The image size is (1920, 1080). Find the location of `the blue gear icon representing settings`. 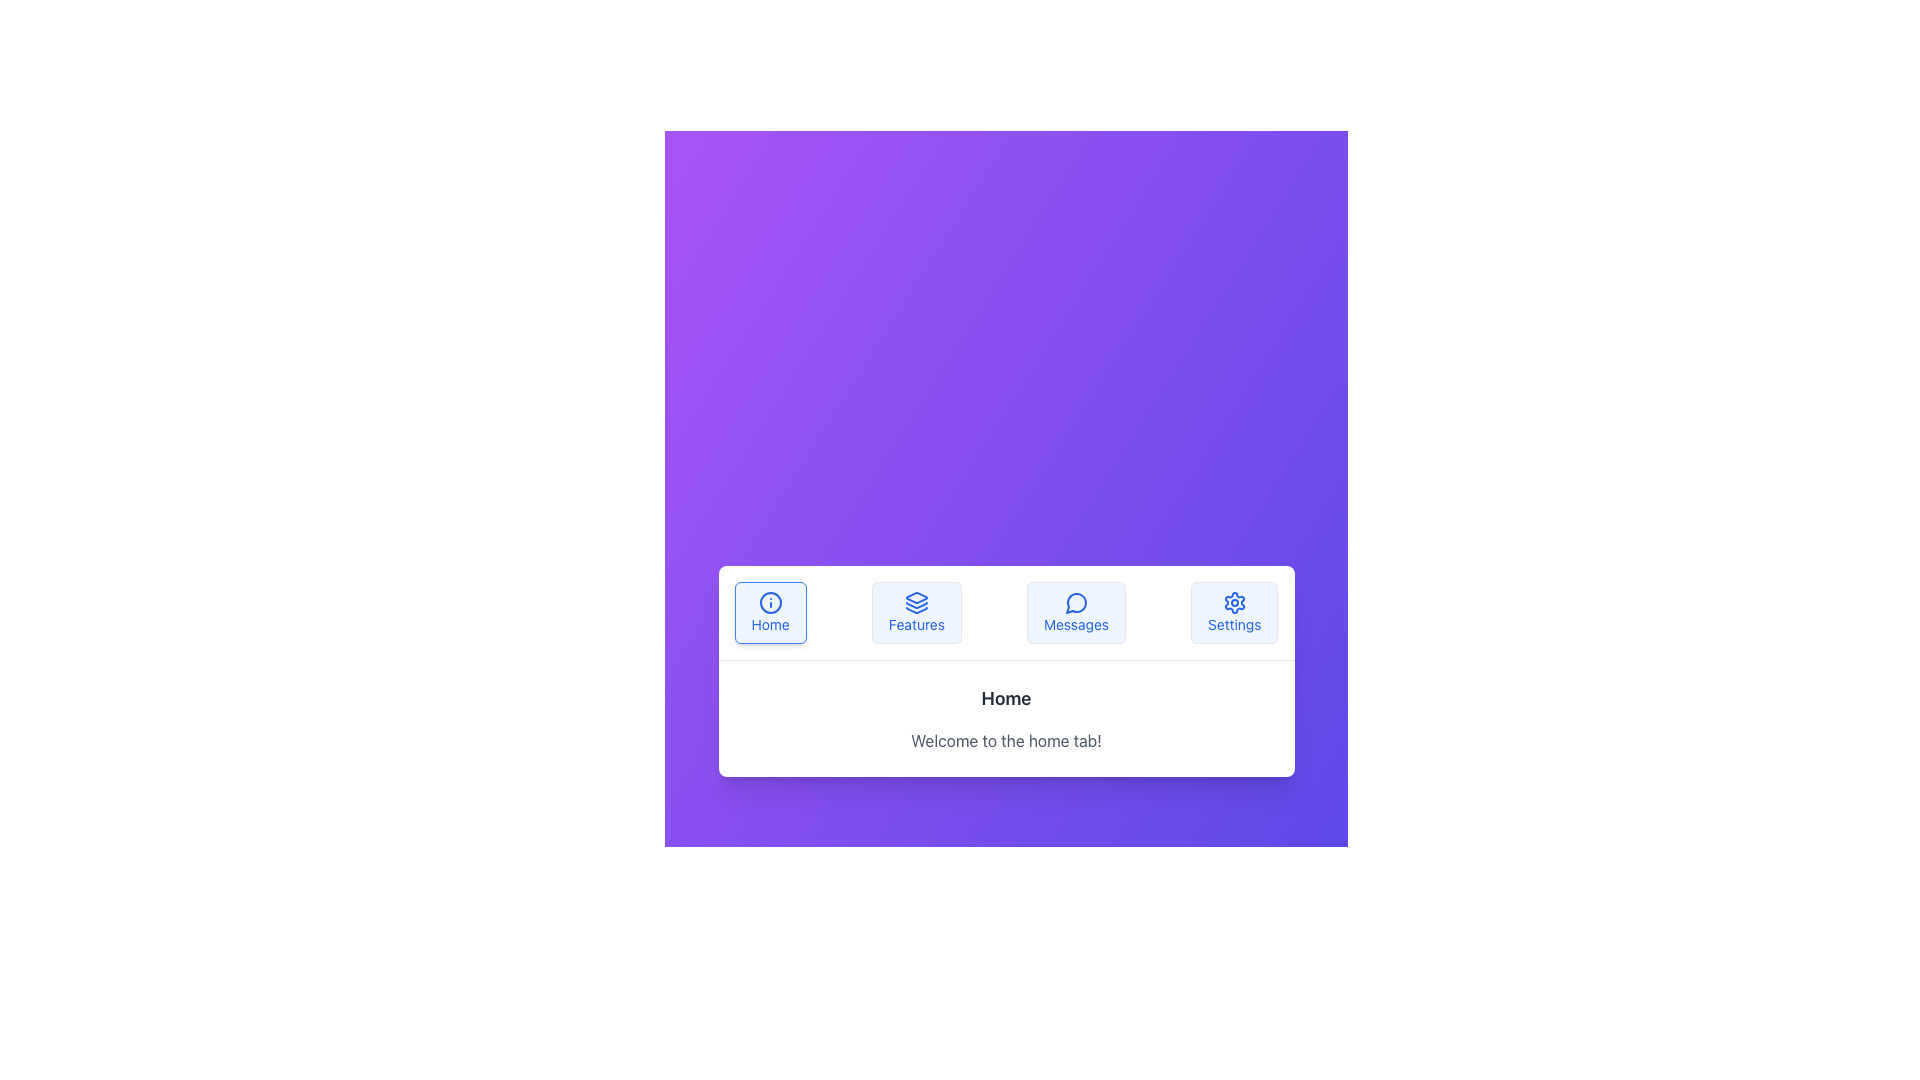

the blue gear icon representing settings is located at coordinates (1233, 601).